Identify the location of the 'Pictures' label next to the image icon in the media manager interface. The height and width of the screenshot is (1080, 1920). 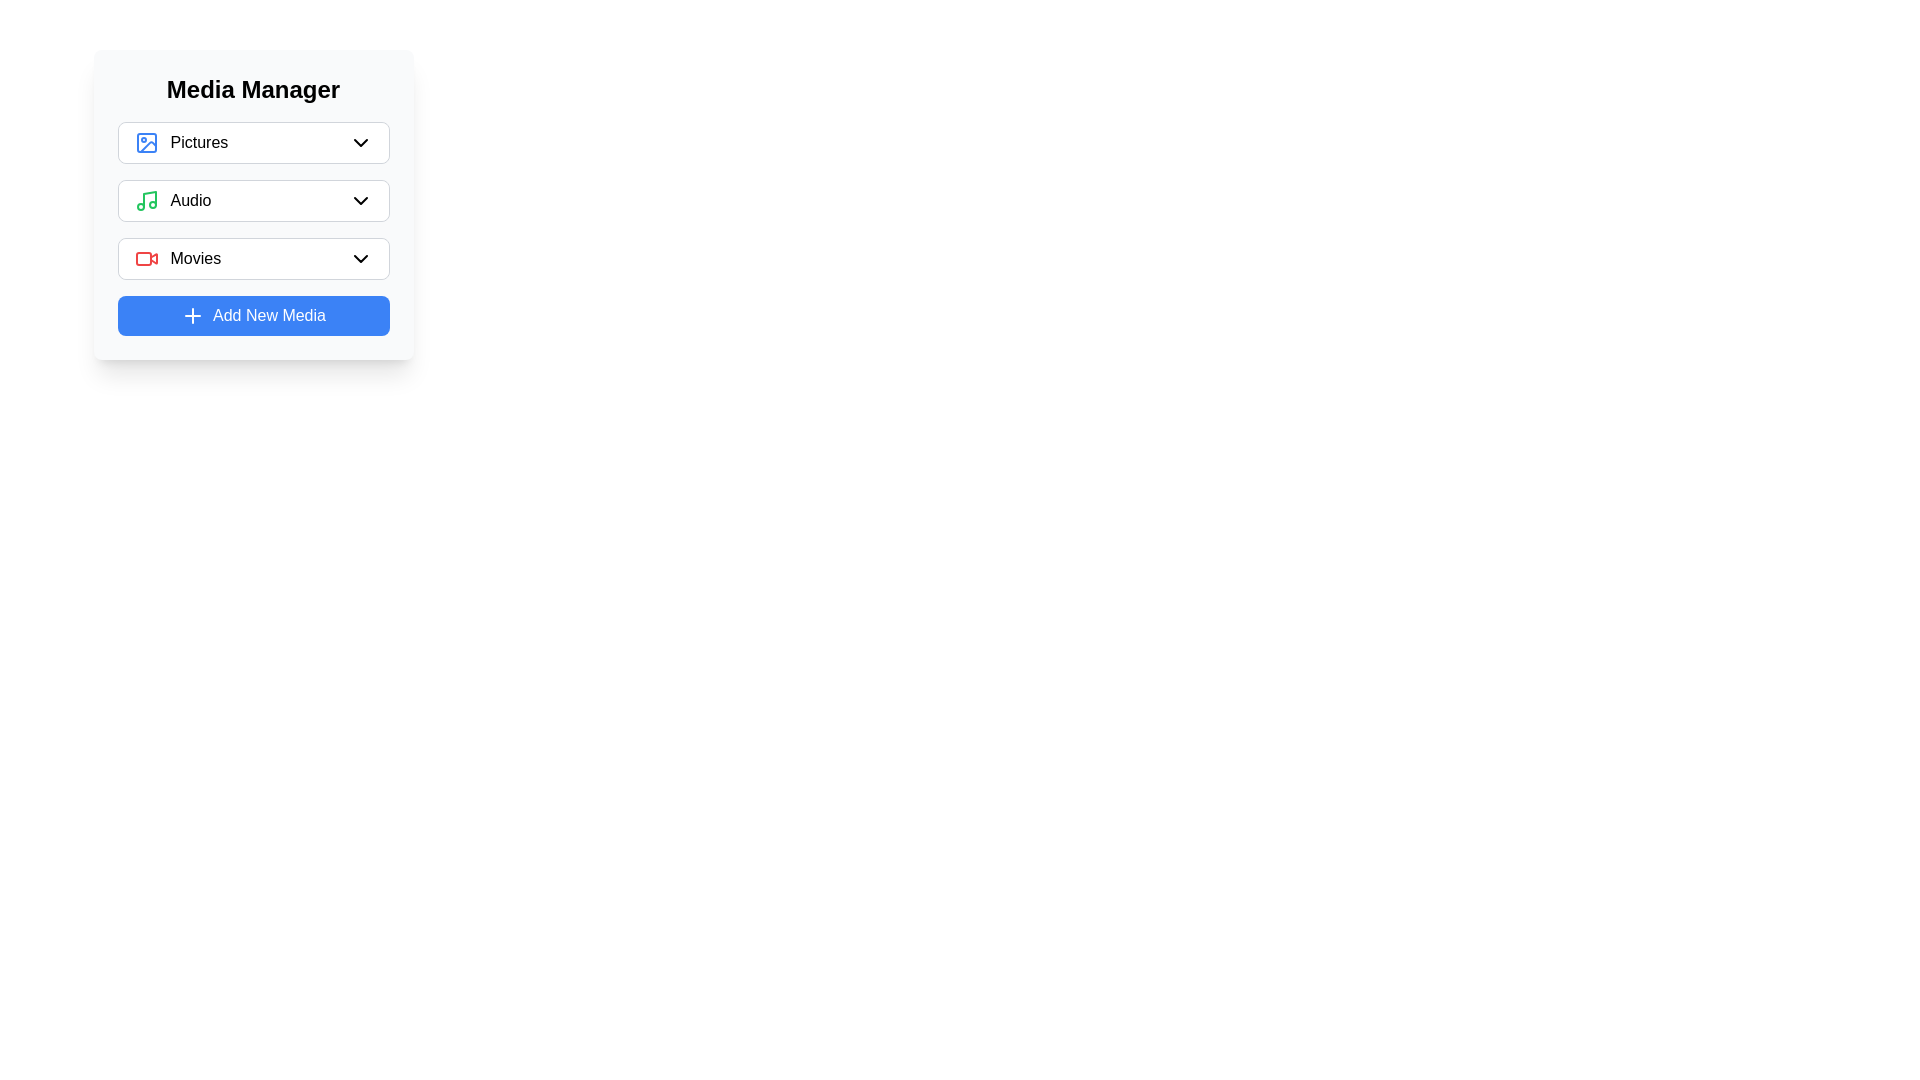
(181, 141).